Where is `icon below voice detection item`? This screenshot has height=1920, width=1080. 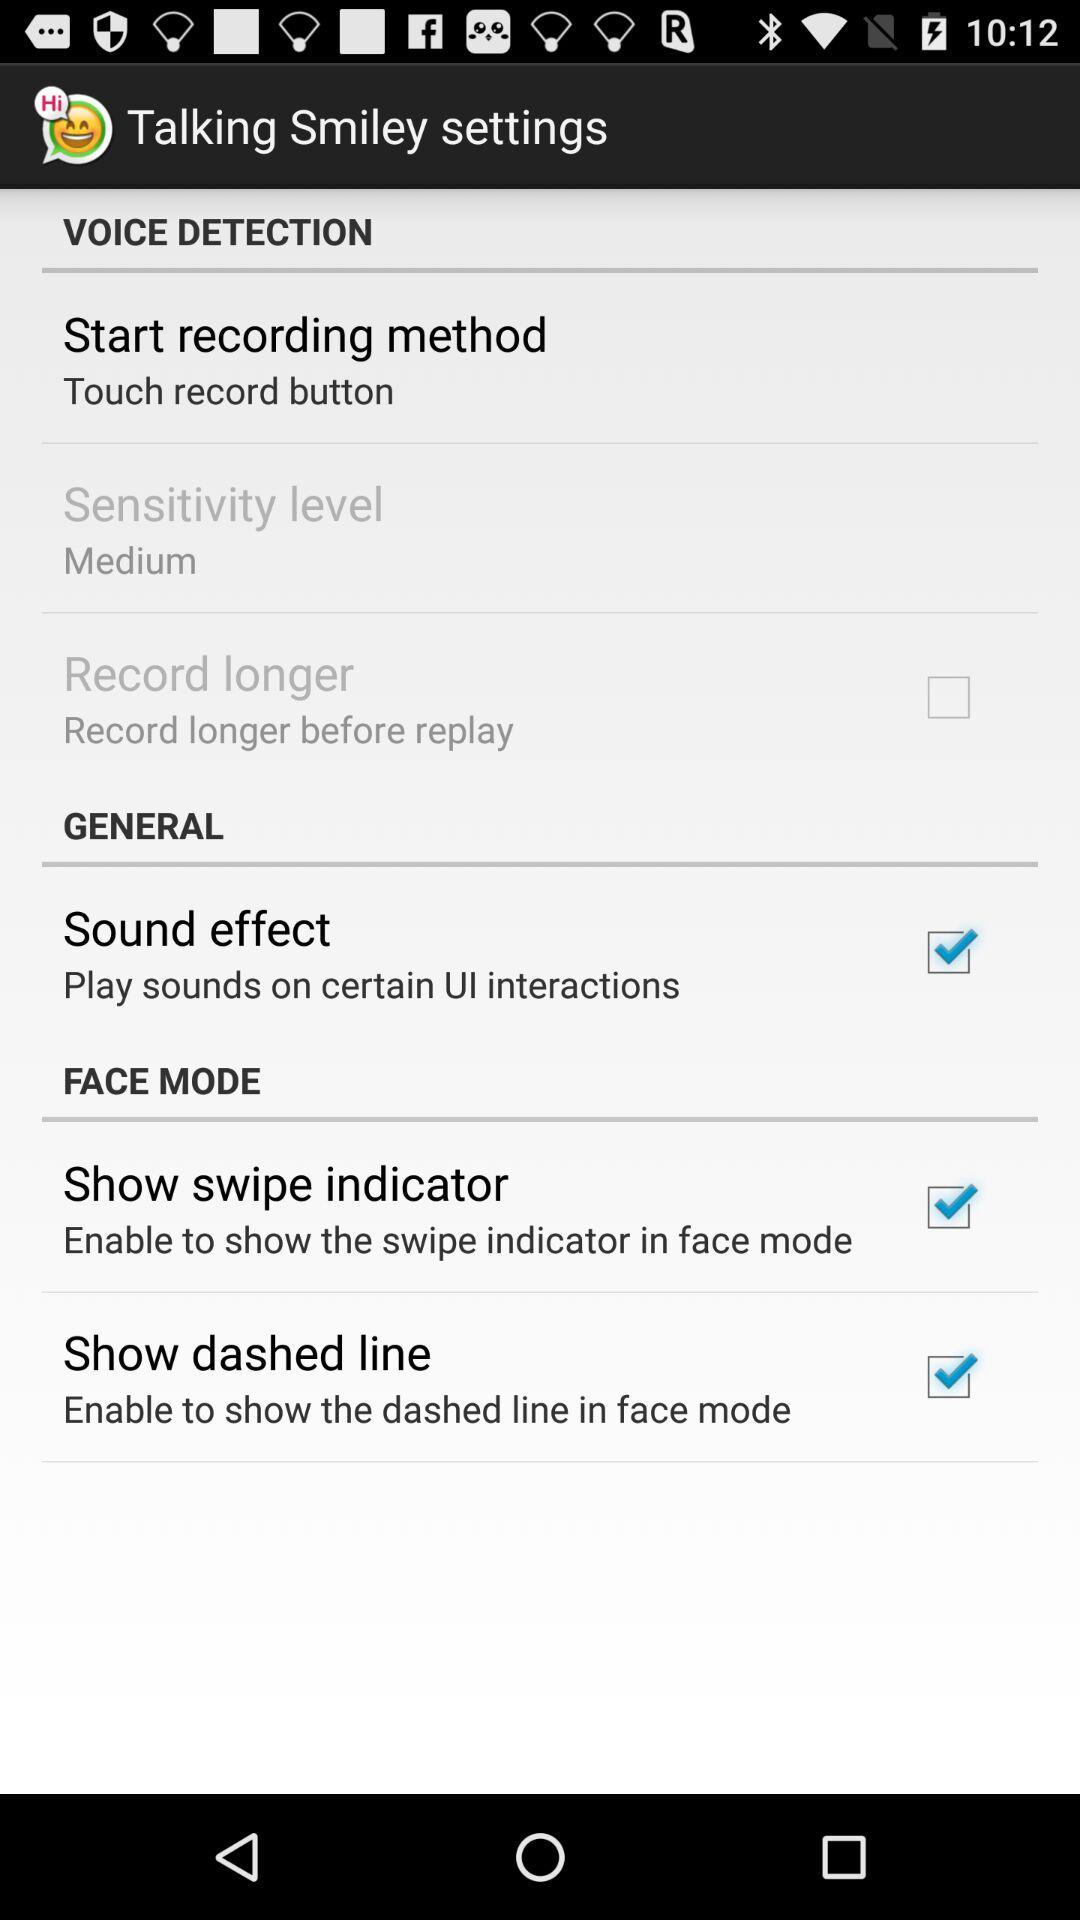 icon below voice detection item is located at coordinates (305, 333).